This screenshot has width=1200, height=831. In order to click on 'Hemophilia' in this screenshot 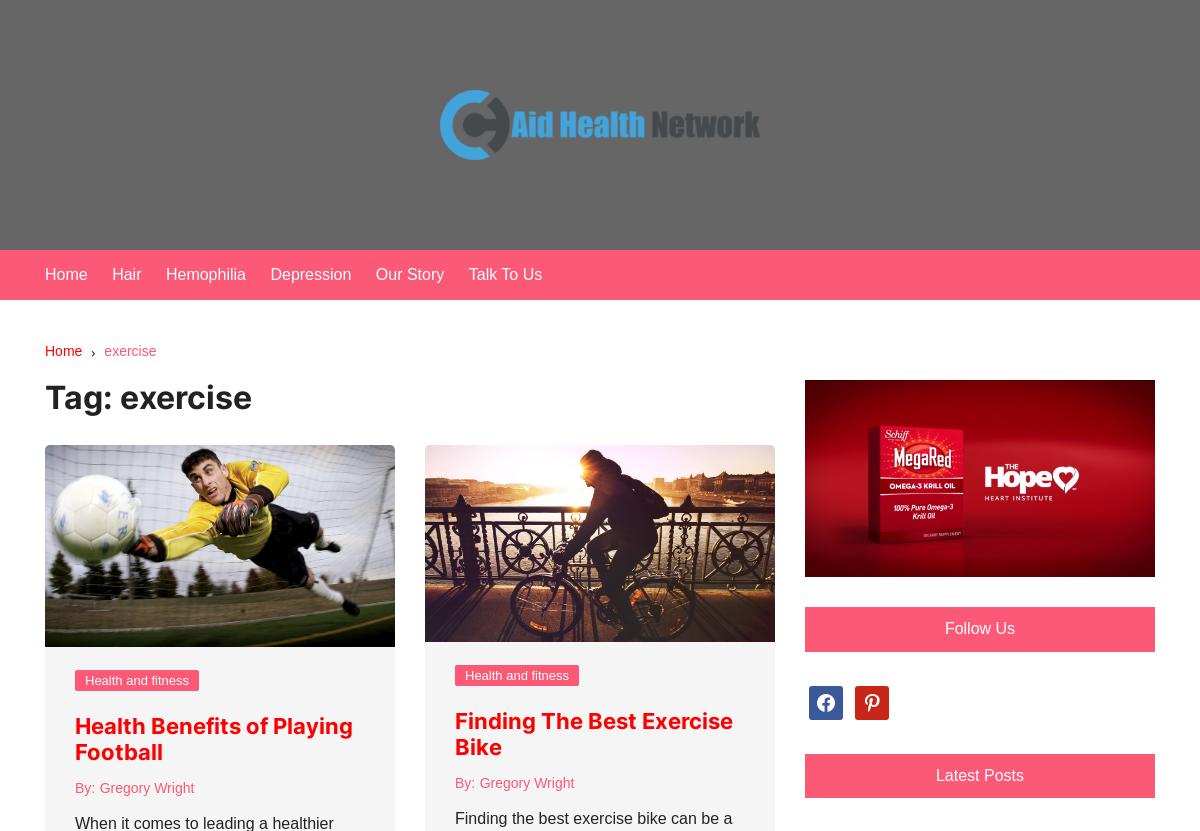, I will do `click(203, 273)`.